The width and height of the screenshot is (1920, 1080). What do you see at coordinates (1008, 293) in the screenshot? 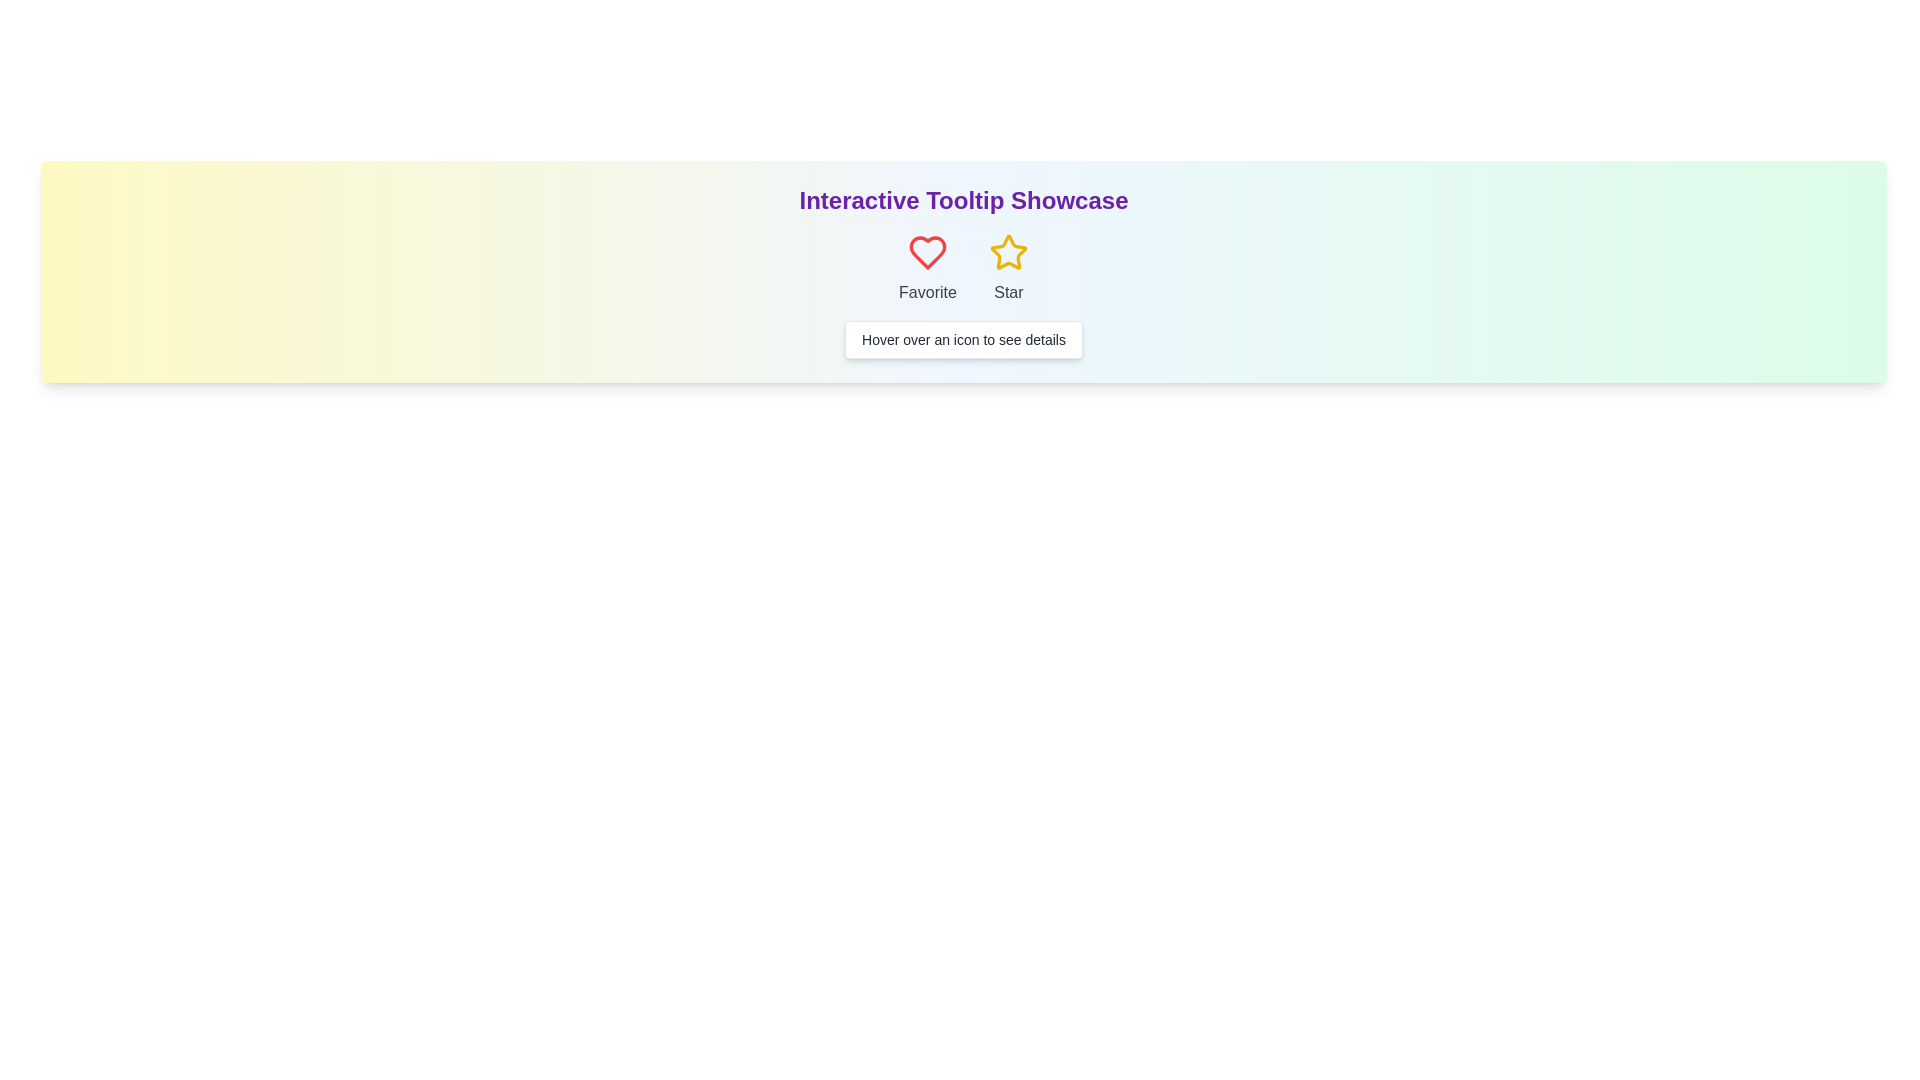
I see `the 'Star' text label located beneath the yellow star icon, which is styled in gray color and centered under the icon` at bounding box center [1008, 293].